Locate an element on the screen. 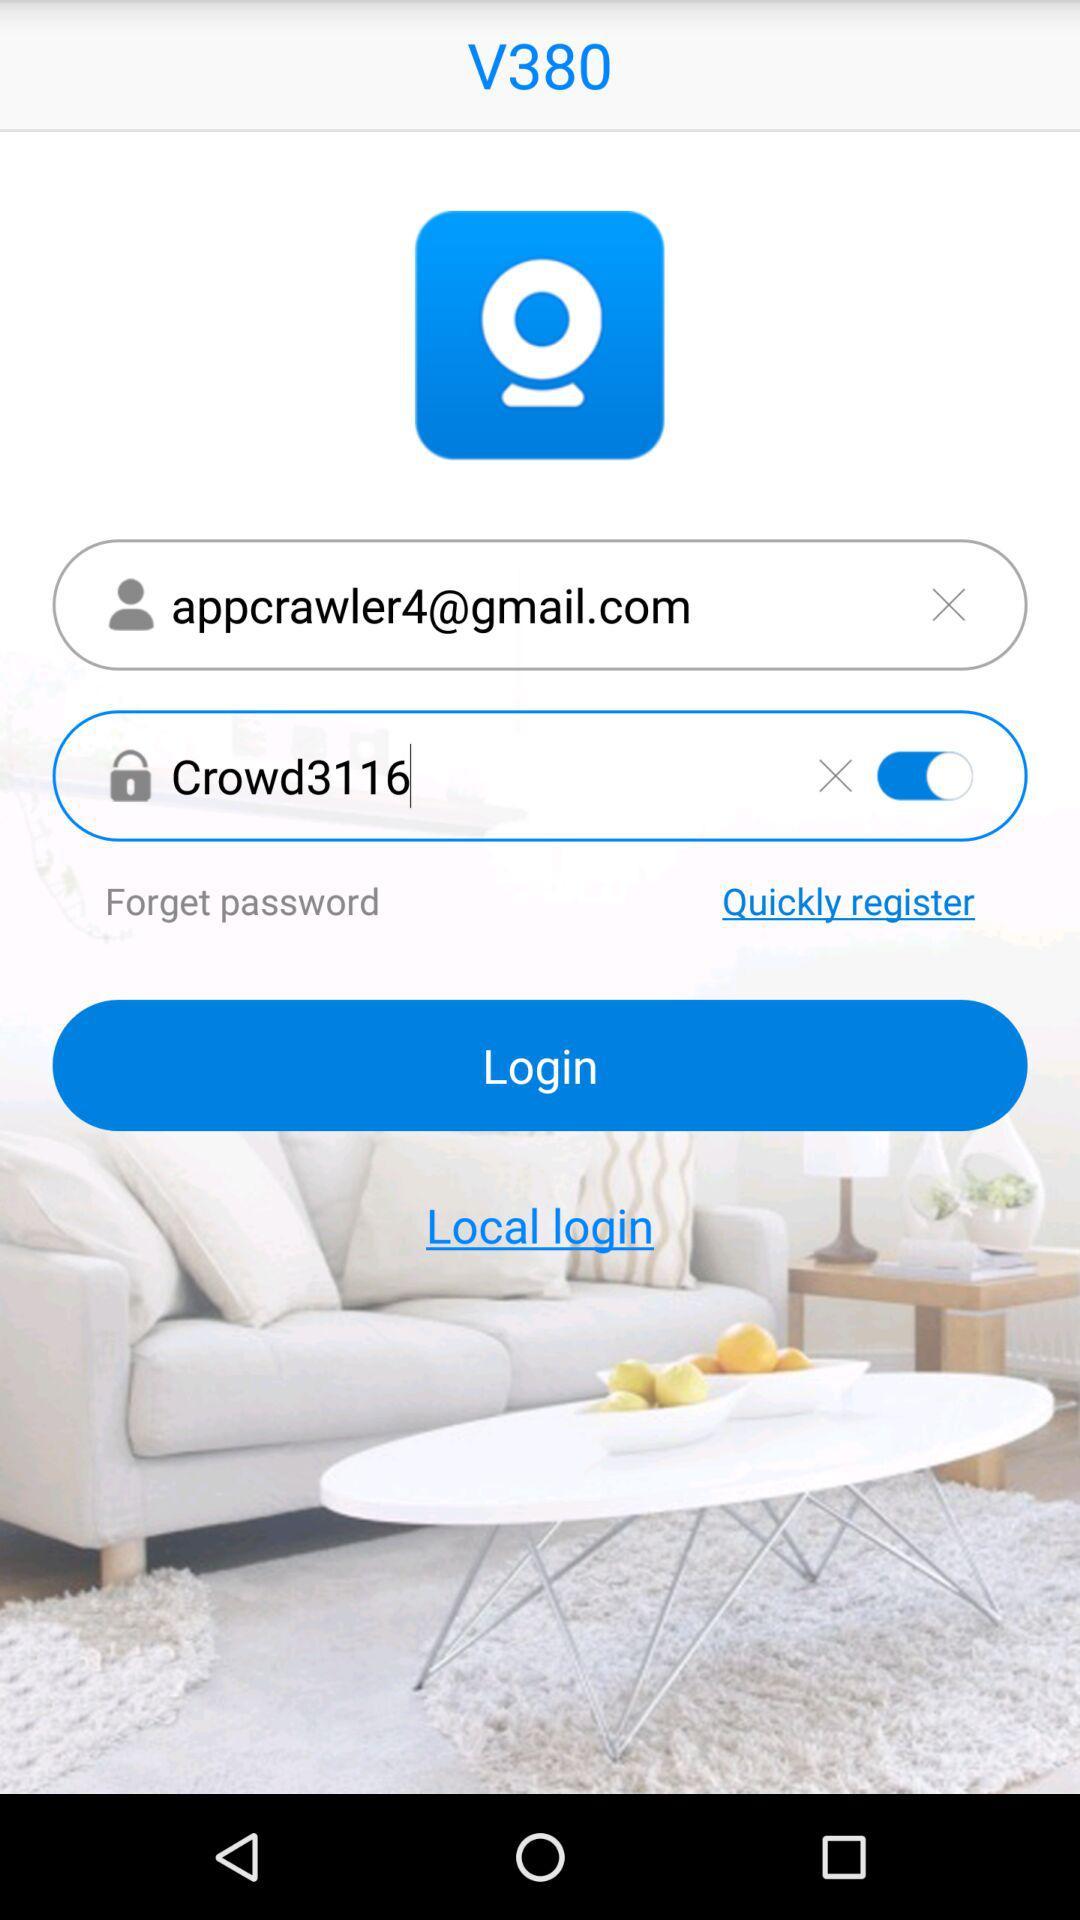 This screenshot has height=1920, width=1080. change user is located at coordinates (947, 603).